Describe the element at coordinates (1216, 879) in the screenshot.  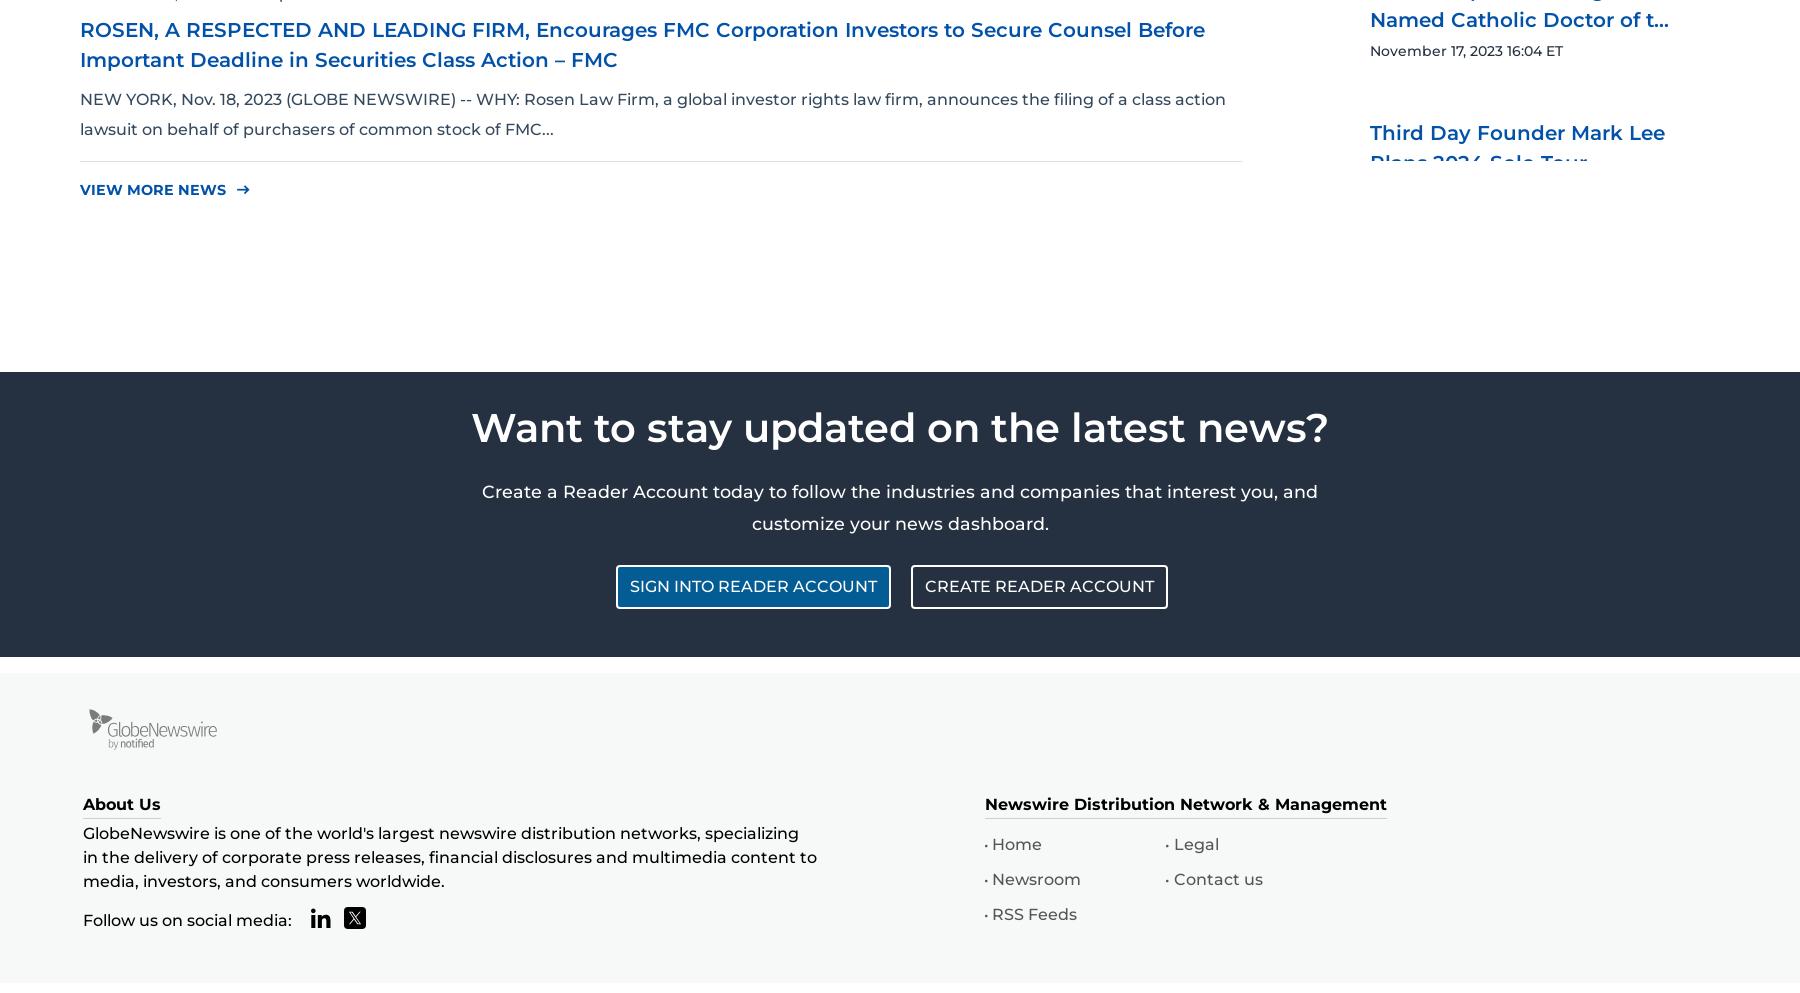
I see `'Contact us'` at that location.